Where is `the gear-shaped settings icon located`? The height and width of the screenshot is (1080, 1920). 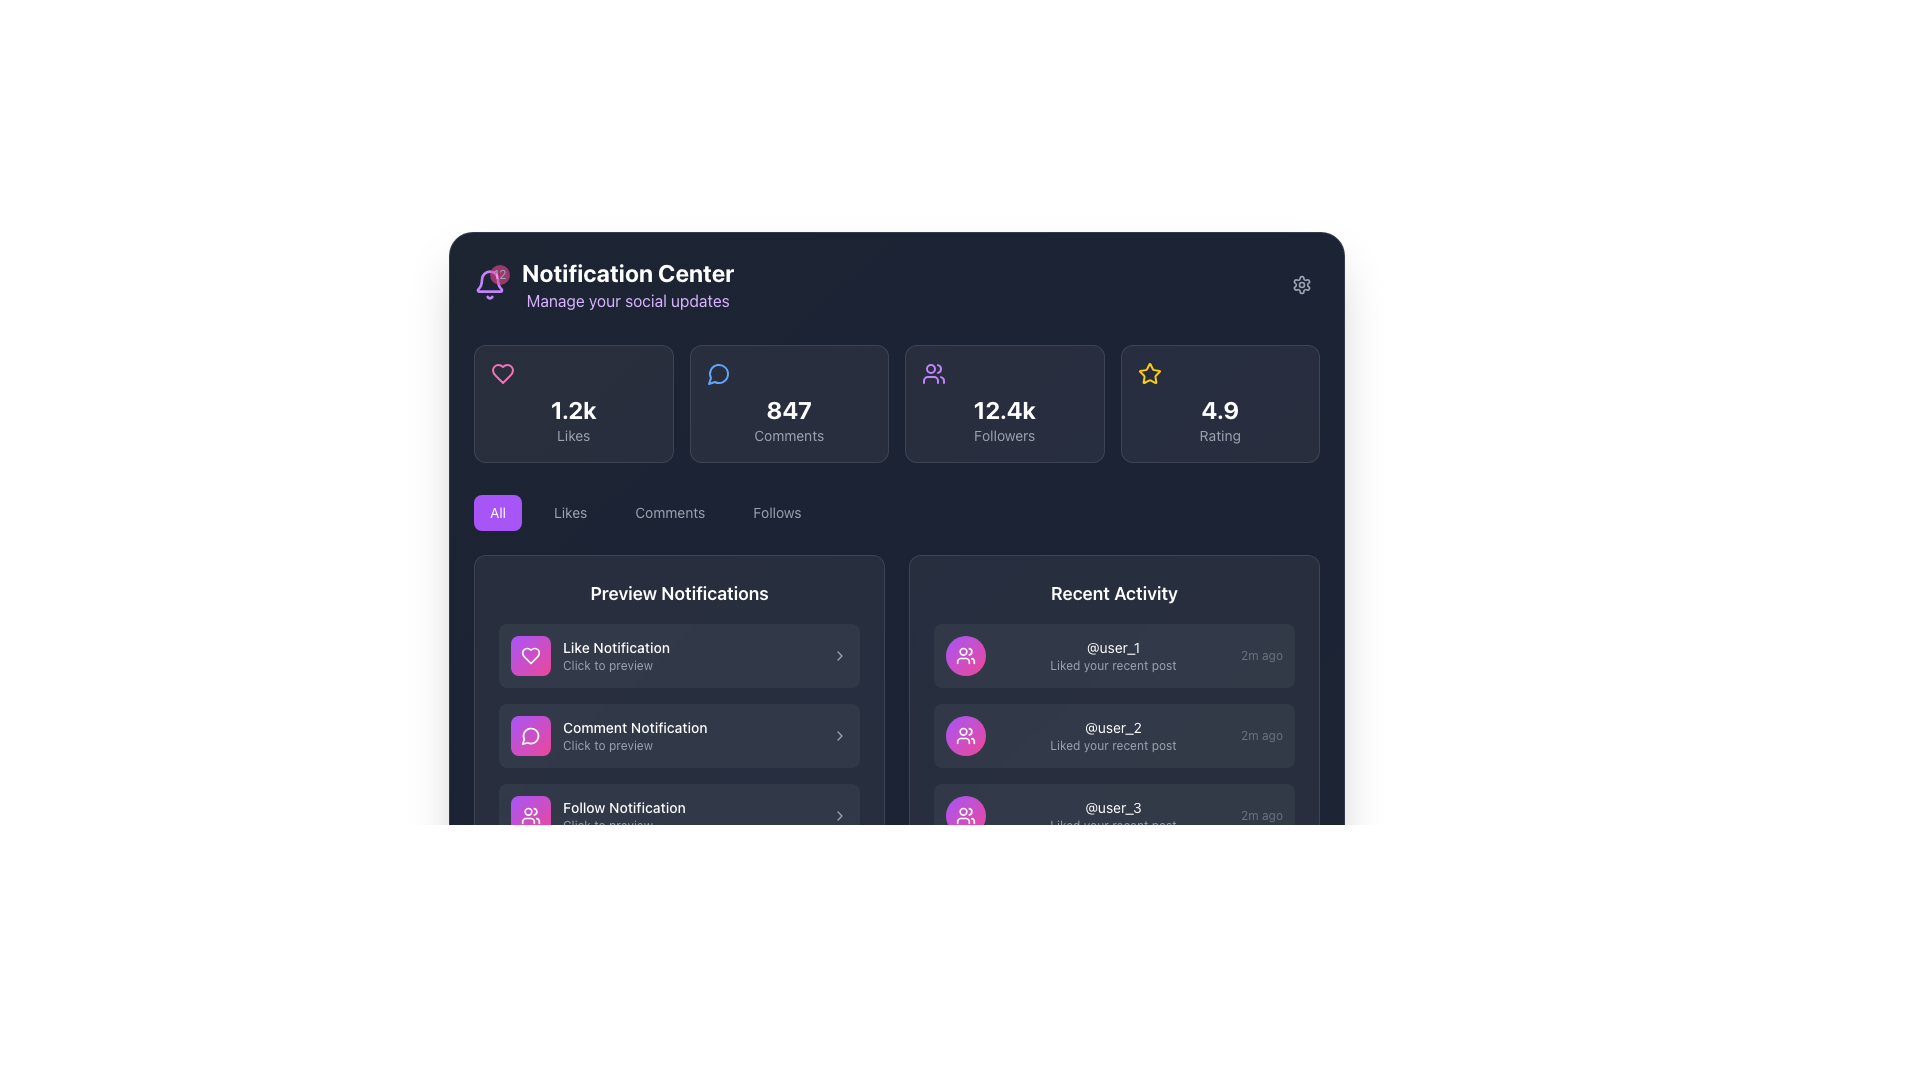
the gear-shaped settings icon located is located at coordinates (1301, 285).